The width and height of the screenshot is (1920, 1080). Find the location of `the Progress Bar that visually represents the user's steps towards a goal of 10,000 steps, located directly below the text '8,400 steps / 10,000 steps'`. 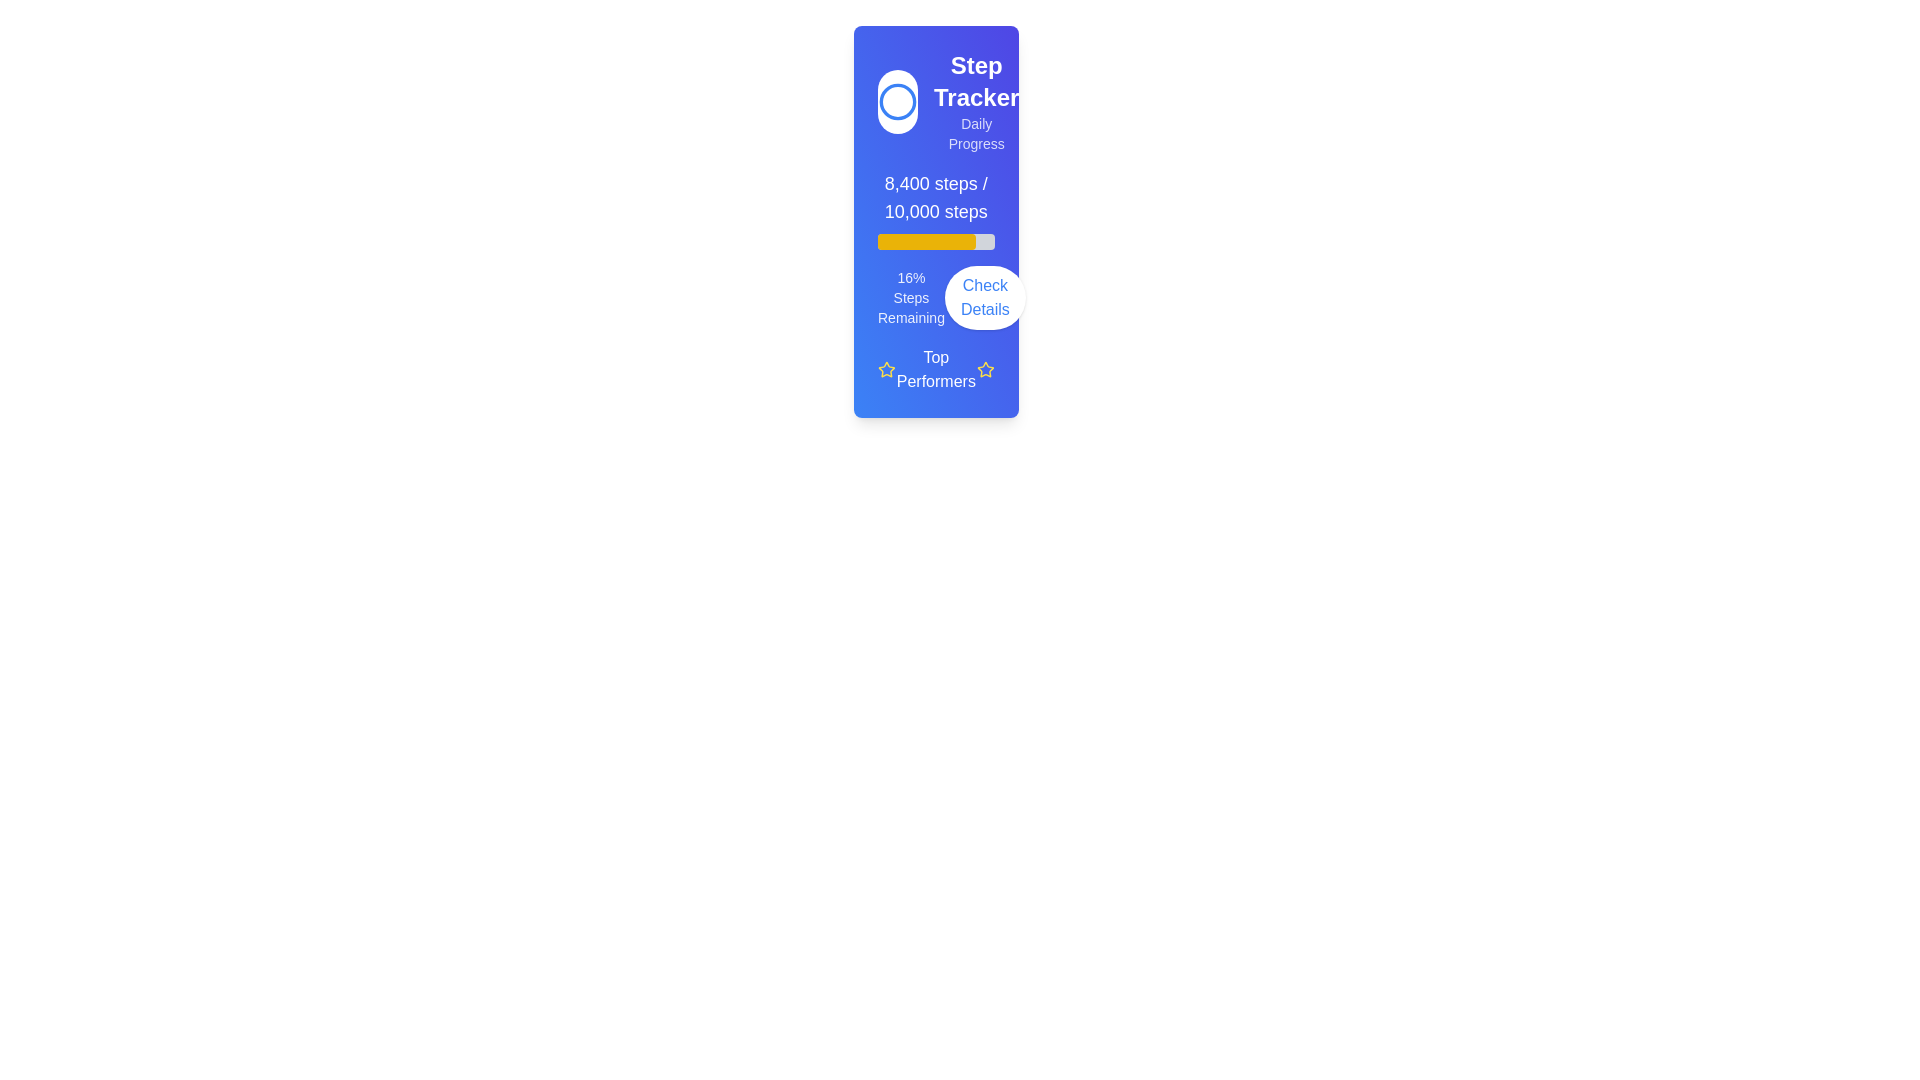

the Progress Bar that visually represents the user's steps towards a goal of 10,000 steps, located directly below the text '8,400 steps / 10,000 steps' is located at coordinates (935, 241).